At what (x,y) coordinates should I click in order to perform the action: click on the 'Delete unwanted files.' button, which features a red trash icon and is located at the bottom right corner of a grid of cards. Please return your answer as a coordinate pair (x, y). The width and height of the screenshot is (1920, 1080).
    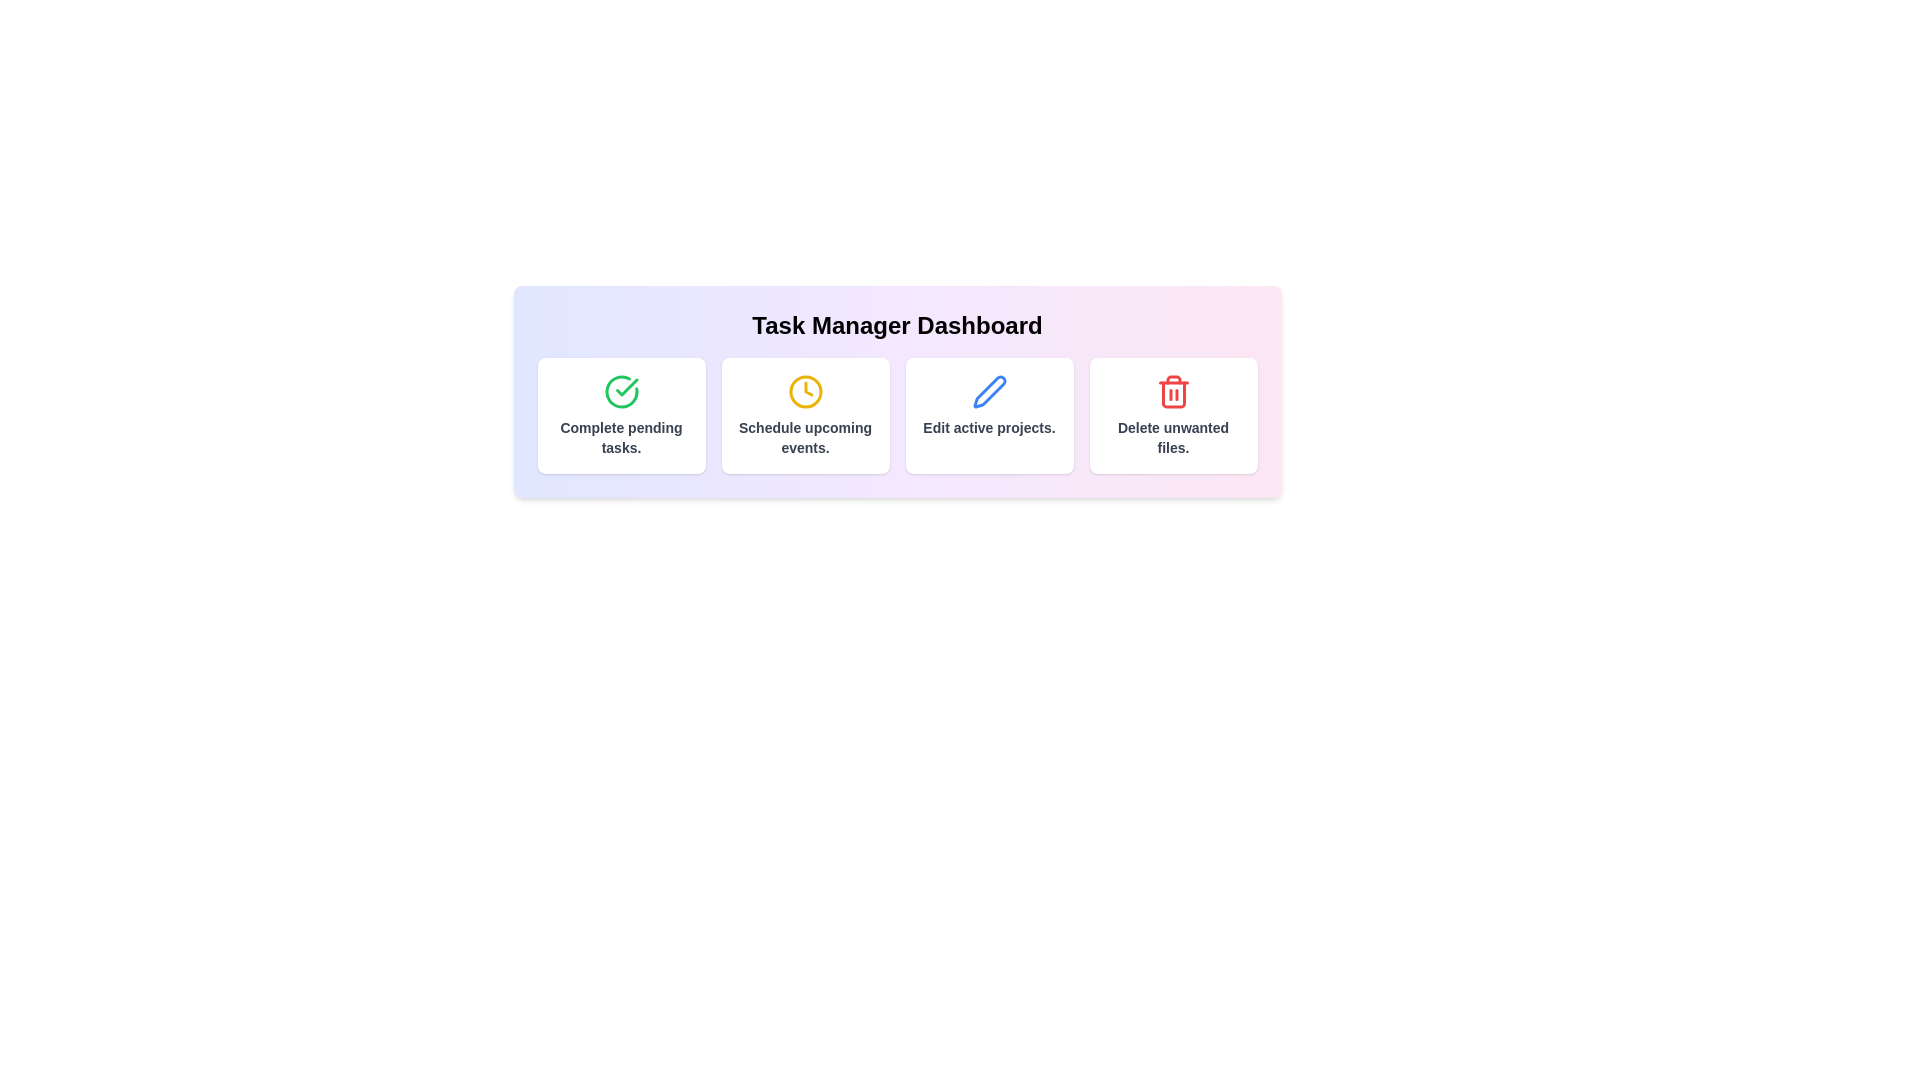
    Looking at the image, I should click on (1173, 415).